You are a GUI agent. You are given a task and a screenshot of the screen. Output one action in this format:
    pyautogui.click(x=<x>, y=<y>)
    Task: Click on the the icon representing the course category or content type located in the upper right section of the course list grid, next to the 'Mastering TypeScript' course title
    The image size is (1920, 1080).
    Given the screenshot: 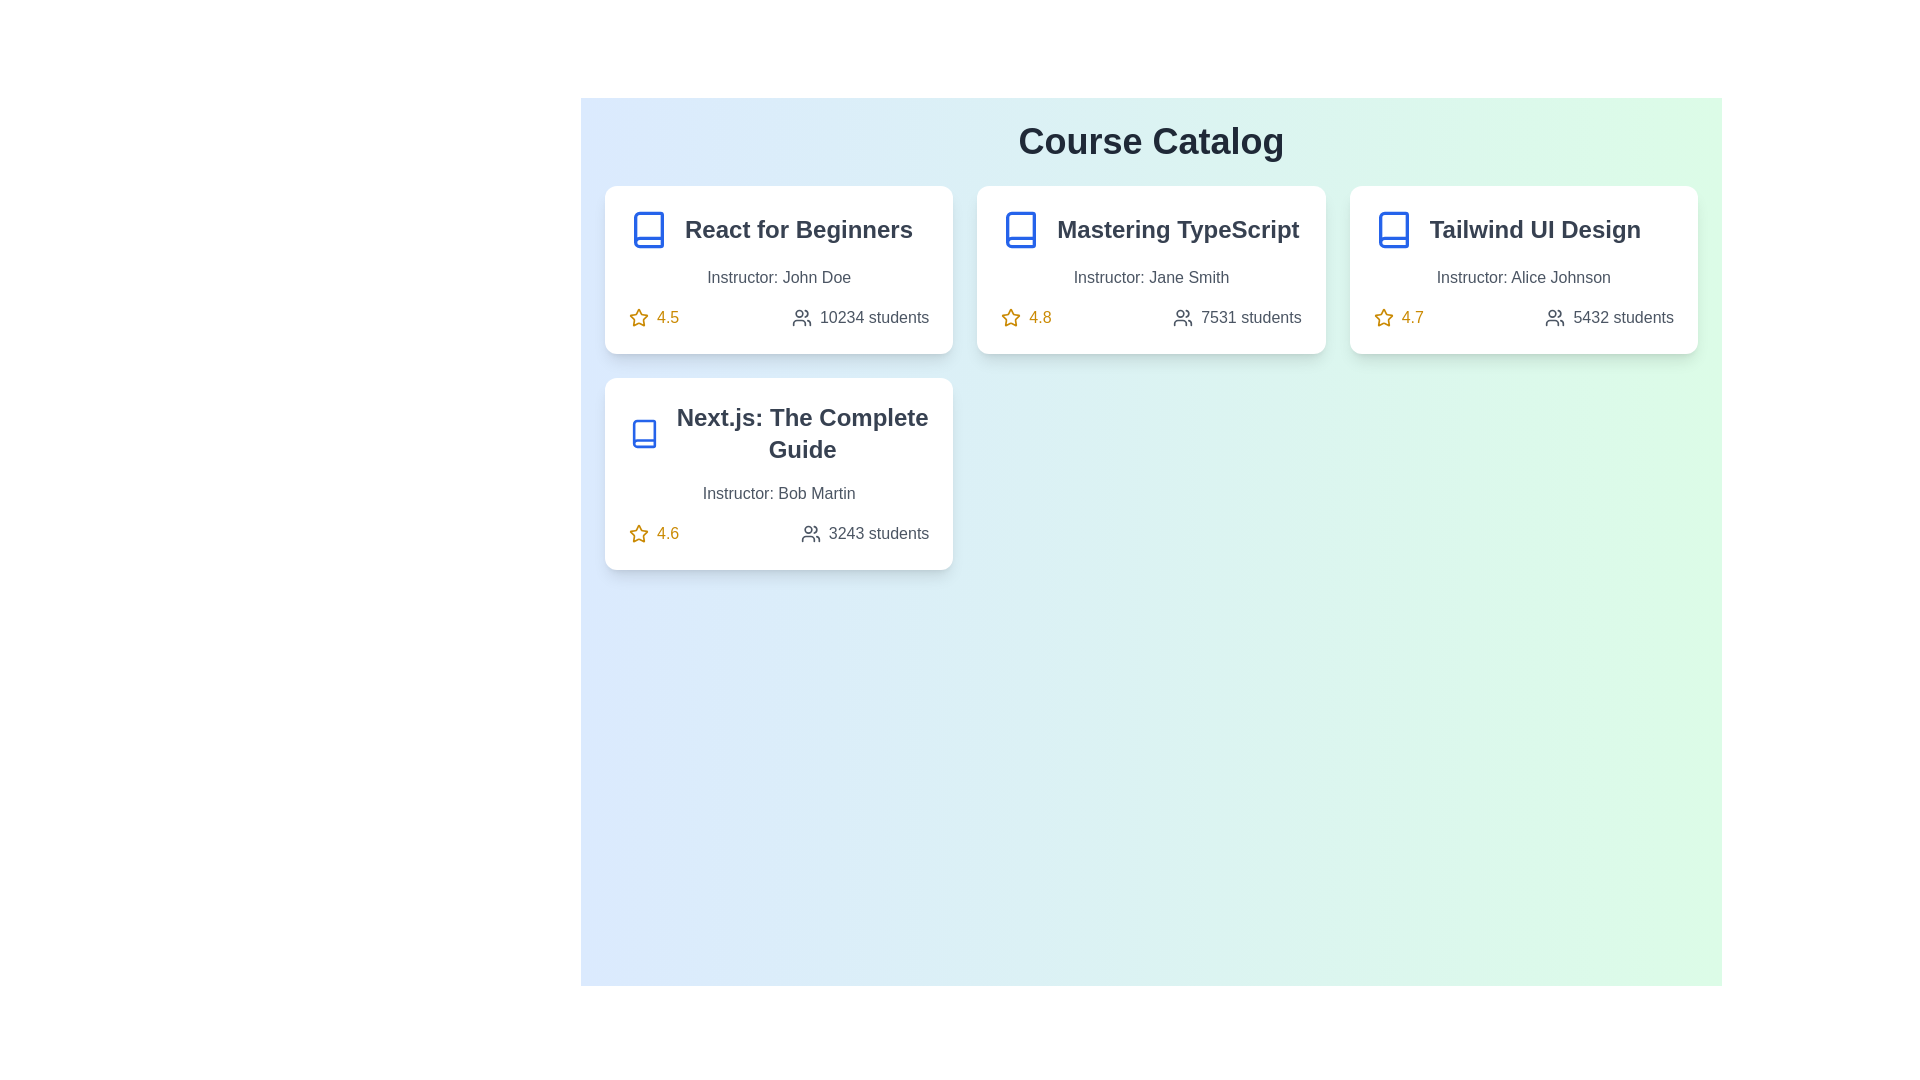 What is the action you would take?
    pyautogui.click(x=1021, y=229)
    